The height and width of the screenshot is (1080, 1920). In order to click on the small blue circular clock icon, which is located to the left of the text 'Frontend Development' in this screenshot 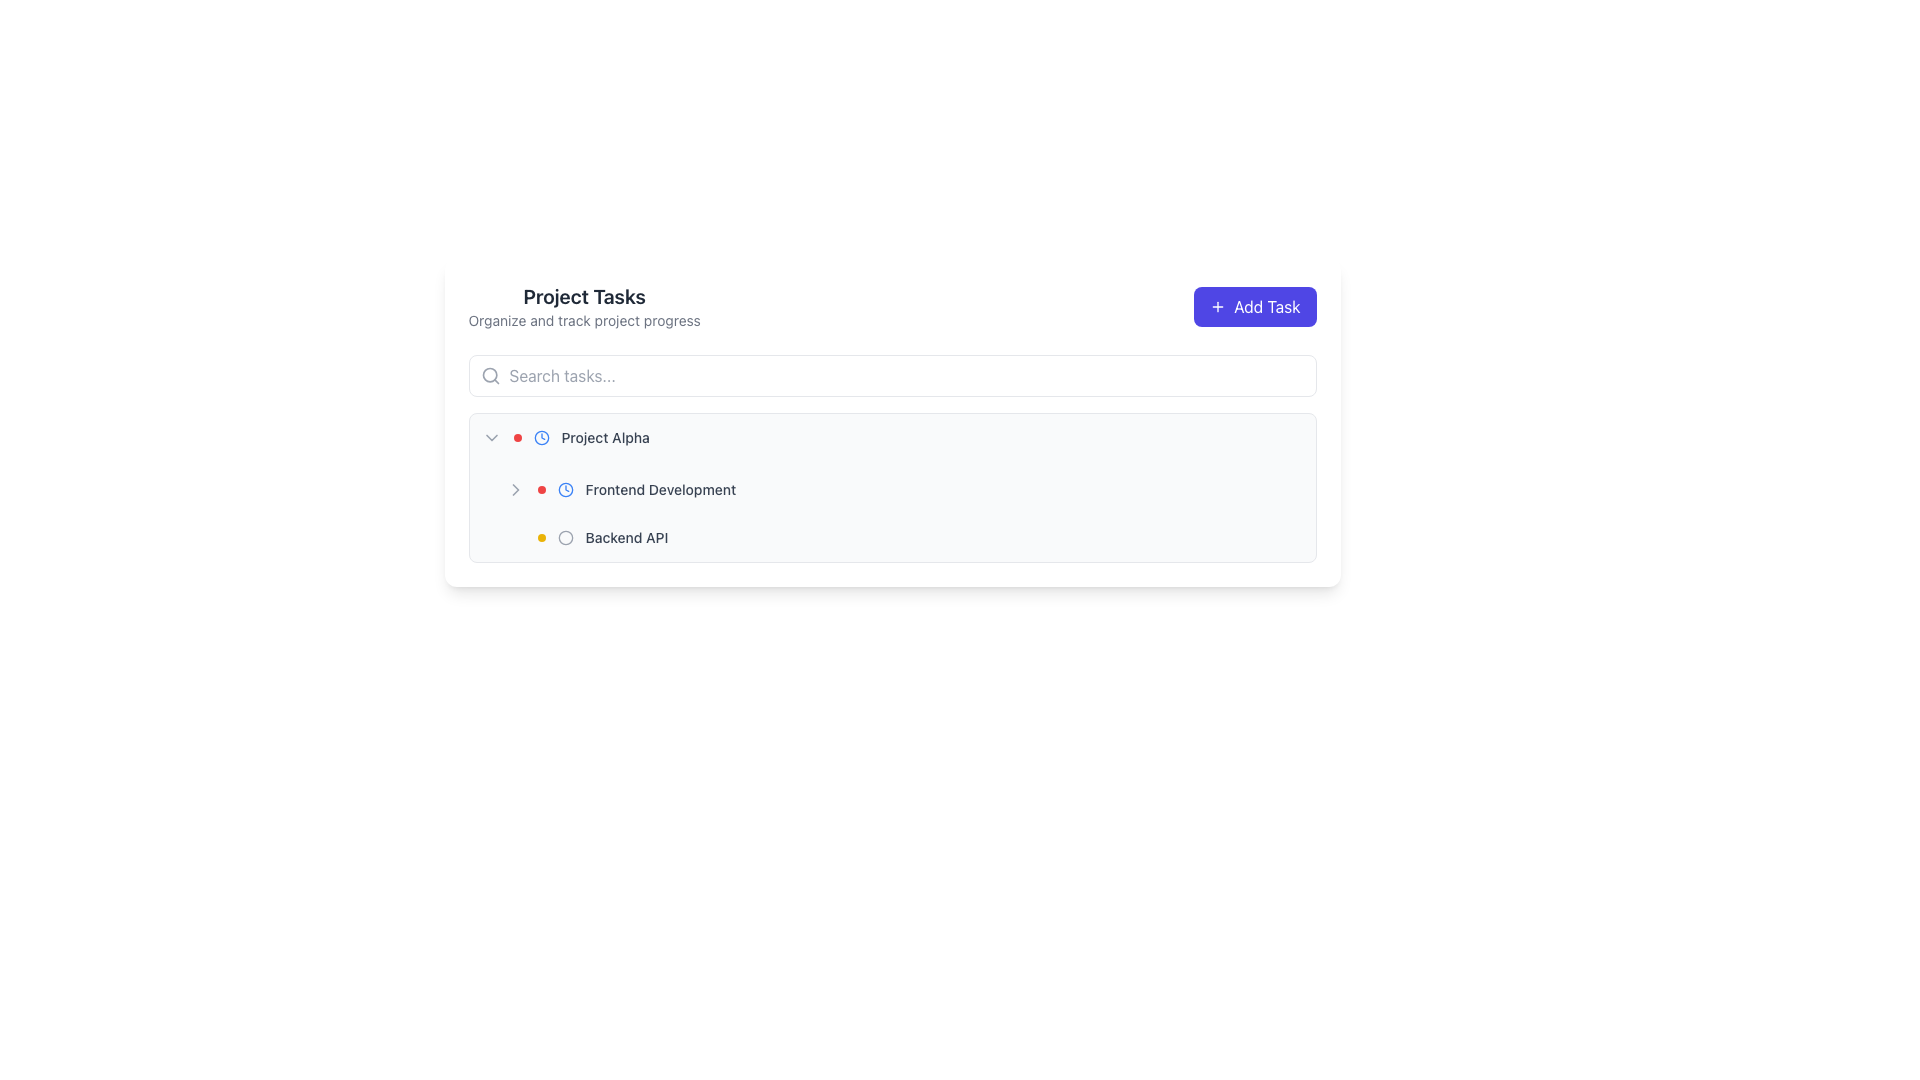, I will do `click(564, 489)`.